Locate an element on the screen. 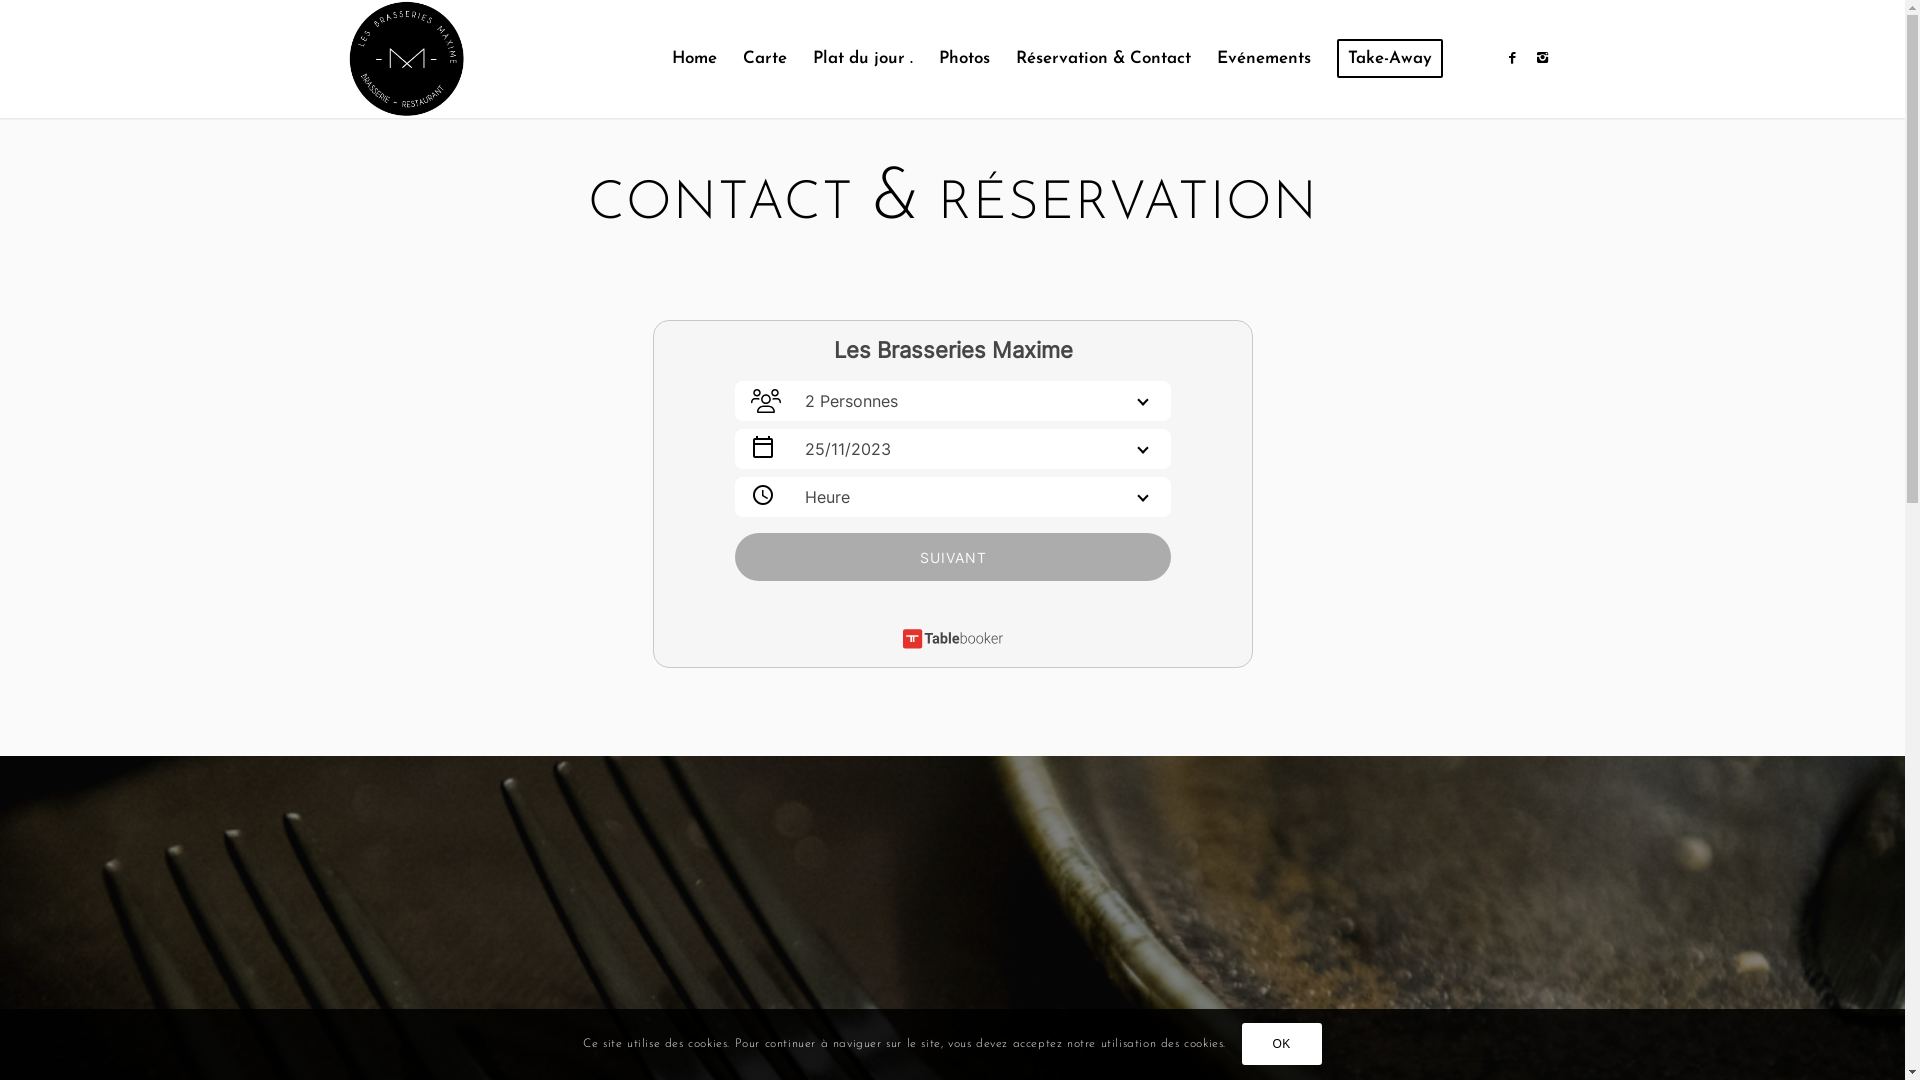  'Take-Away' is located at coordinates (1389, 57).